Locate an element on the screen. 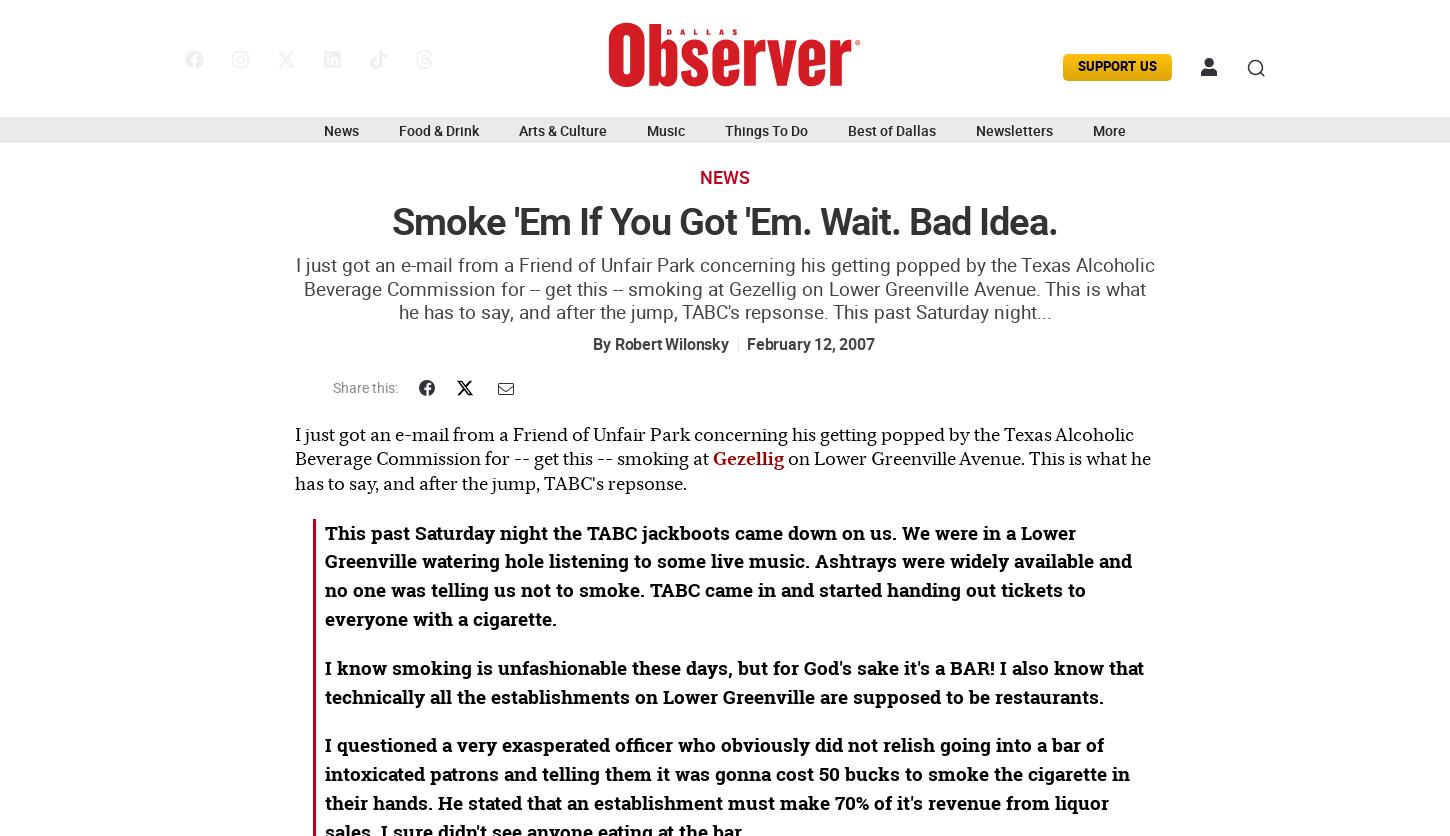 Image resolution: width=1450 pixels, height=836 pixels. 'Gezellig' is located at coordinates (748, 457).